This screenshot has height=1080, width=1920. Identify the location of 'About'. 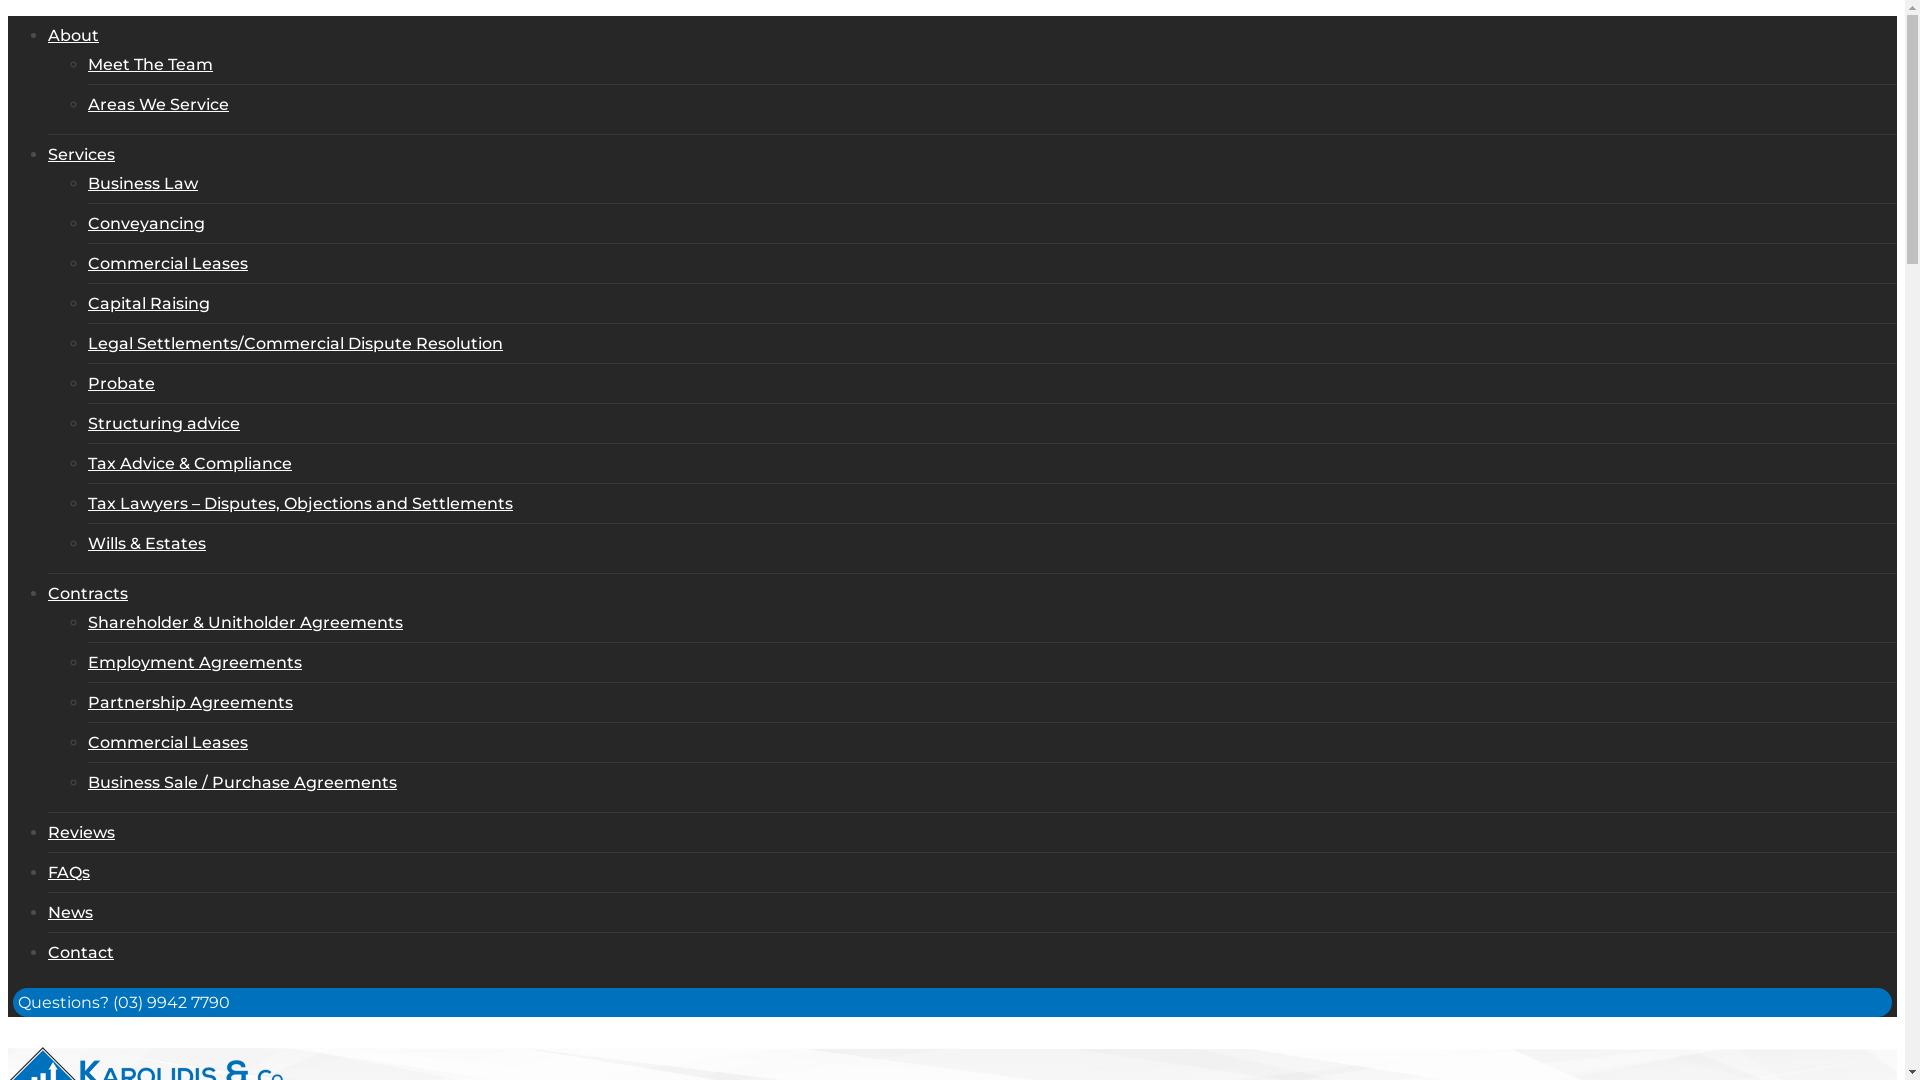
(73, 35).